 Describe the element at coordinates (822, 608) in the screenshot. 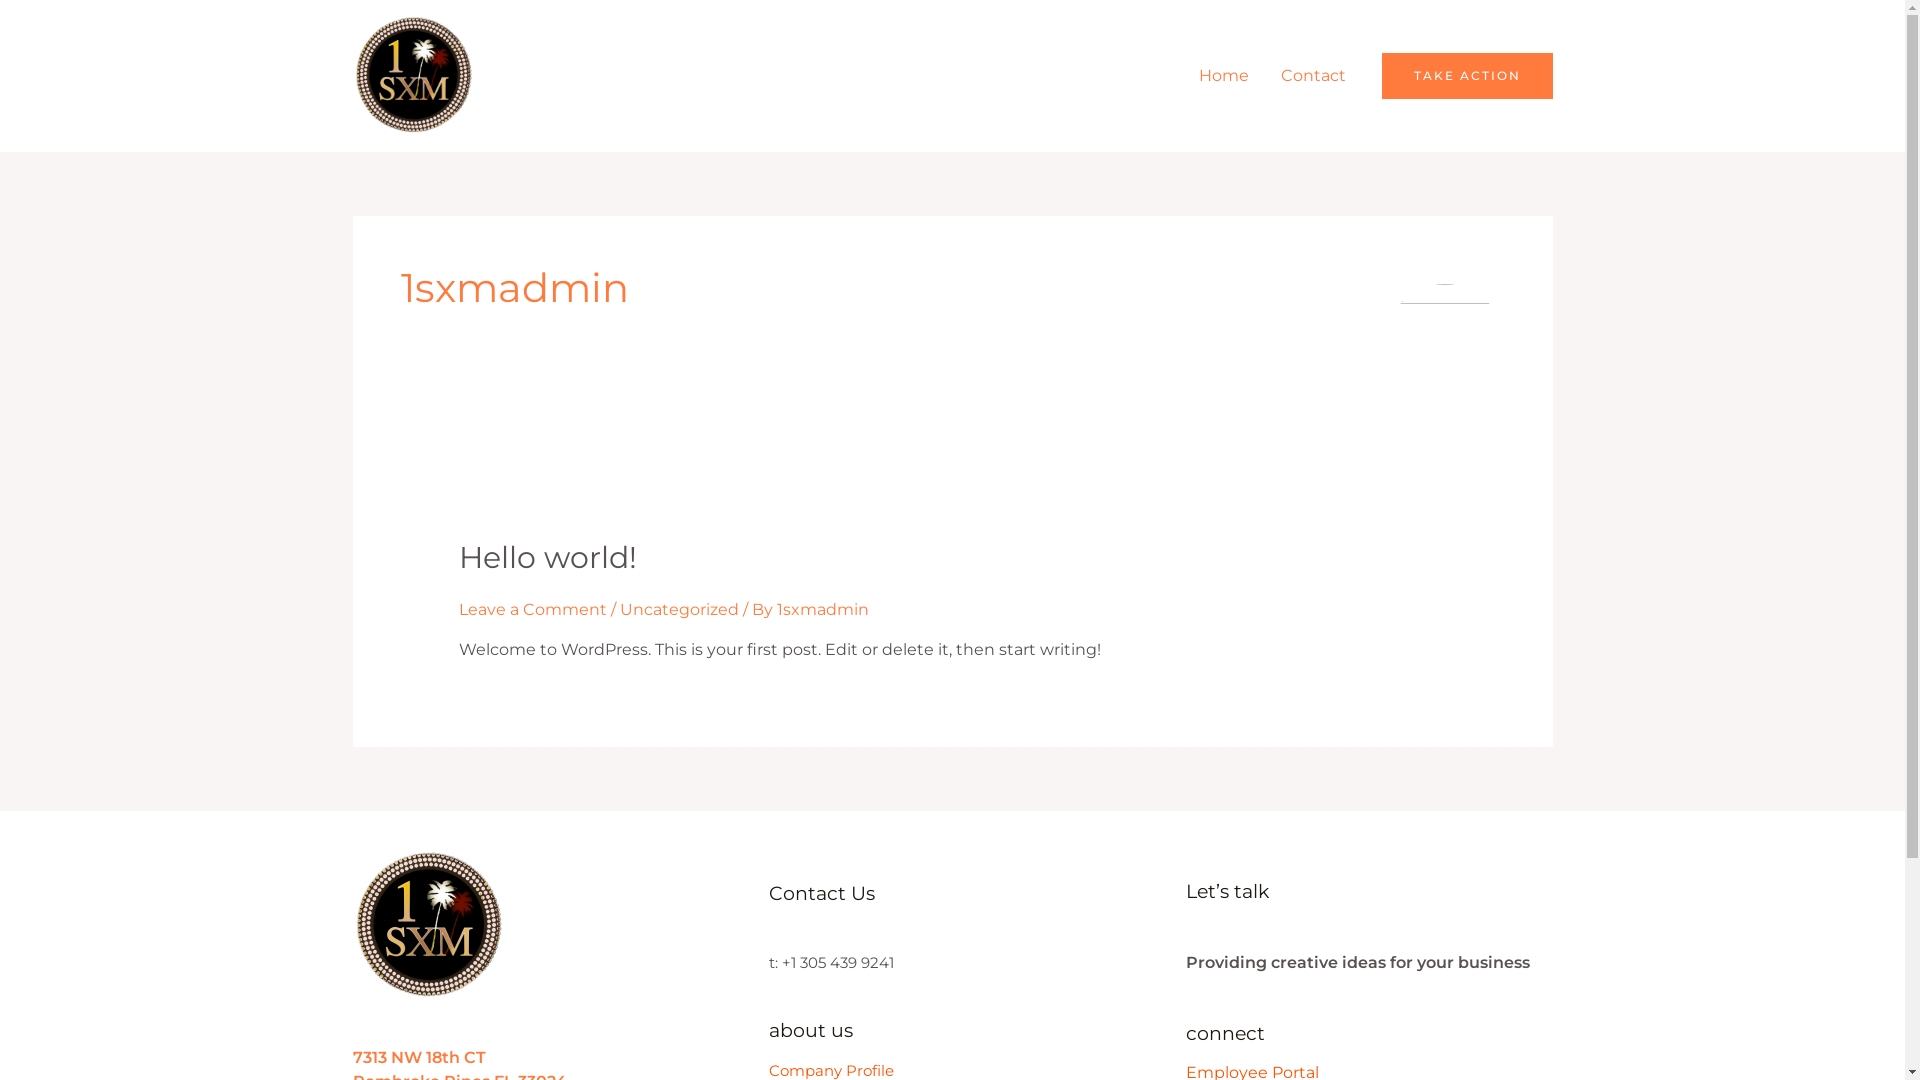

I see `'1sxmadmin'` at that location.